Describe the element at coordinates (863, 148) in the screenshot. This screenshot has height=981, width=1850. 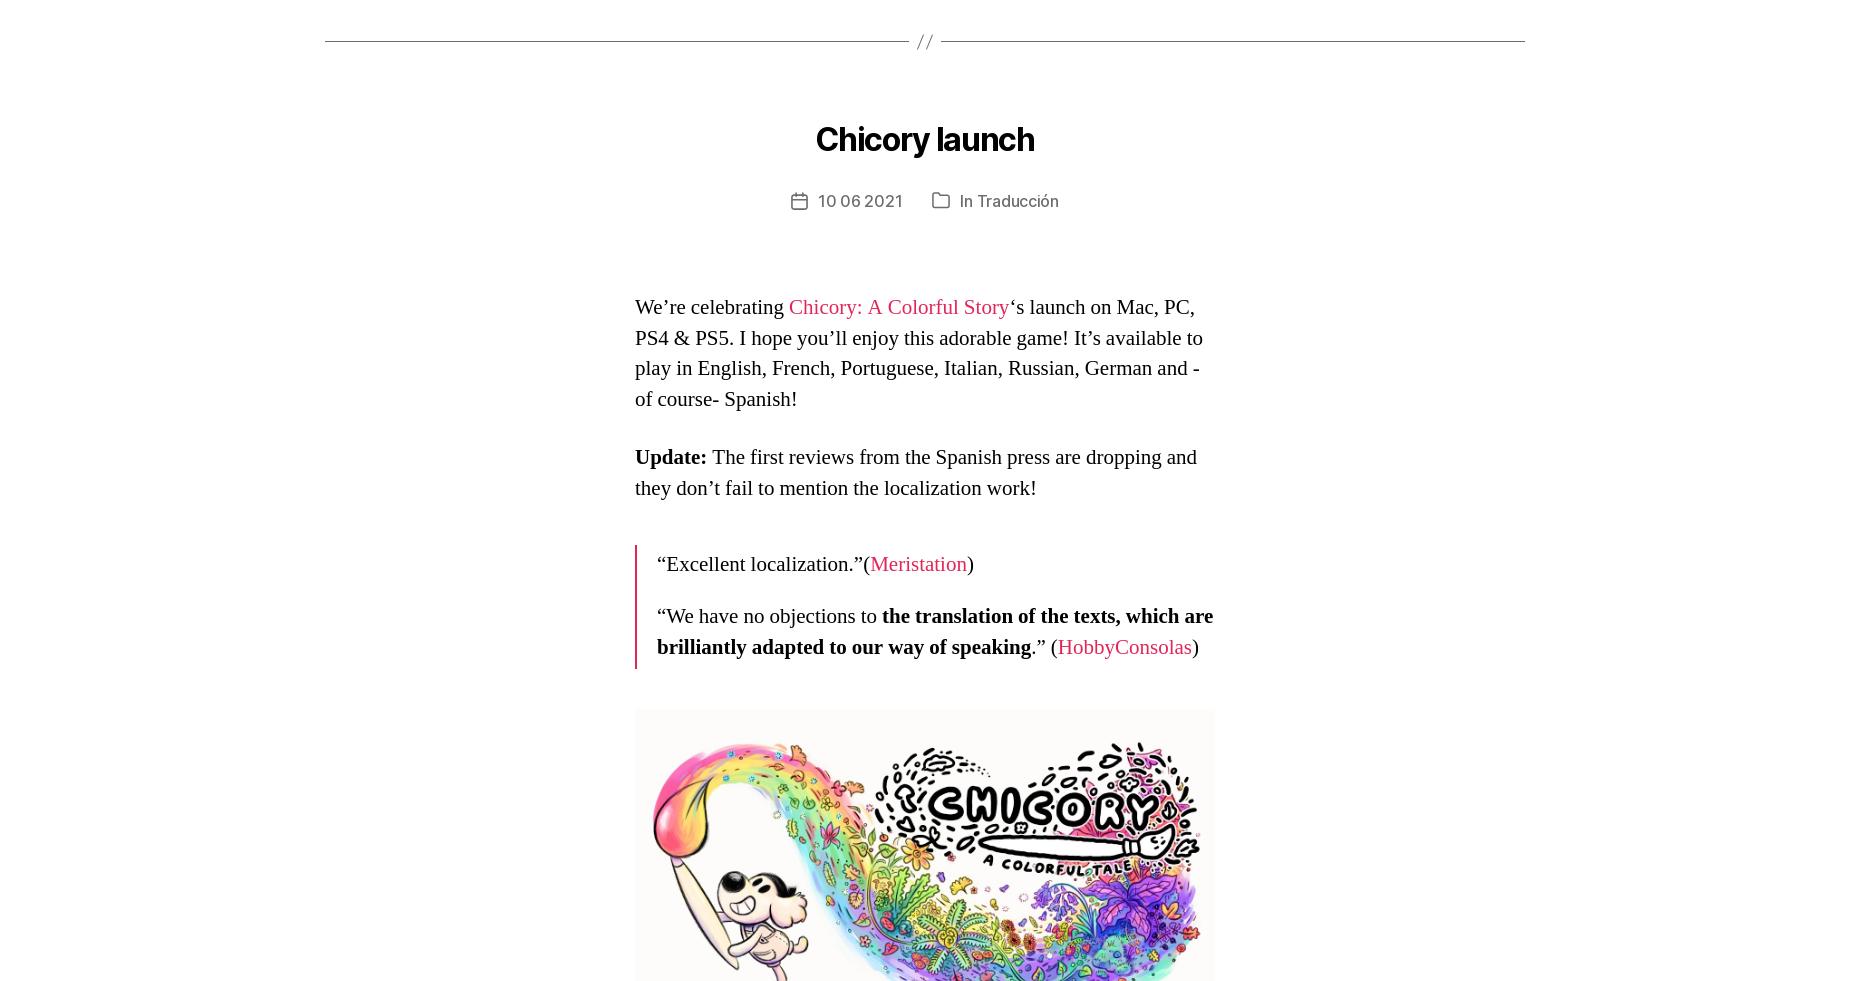
I see `'2'` at that location.